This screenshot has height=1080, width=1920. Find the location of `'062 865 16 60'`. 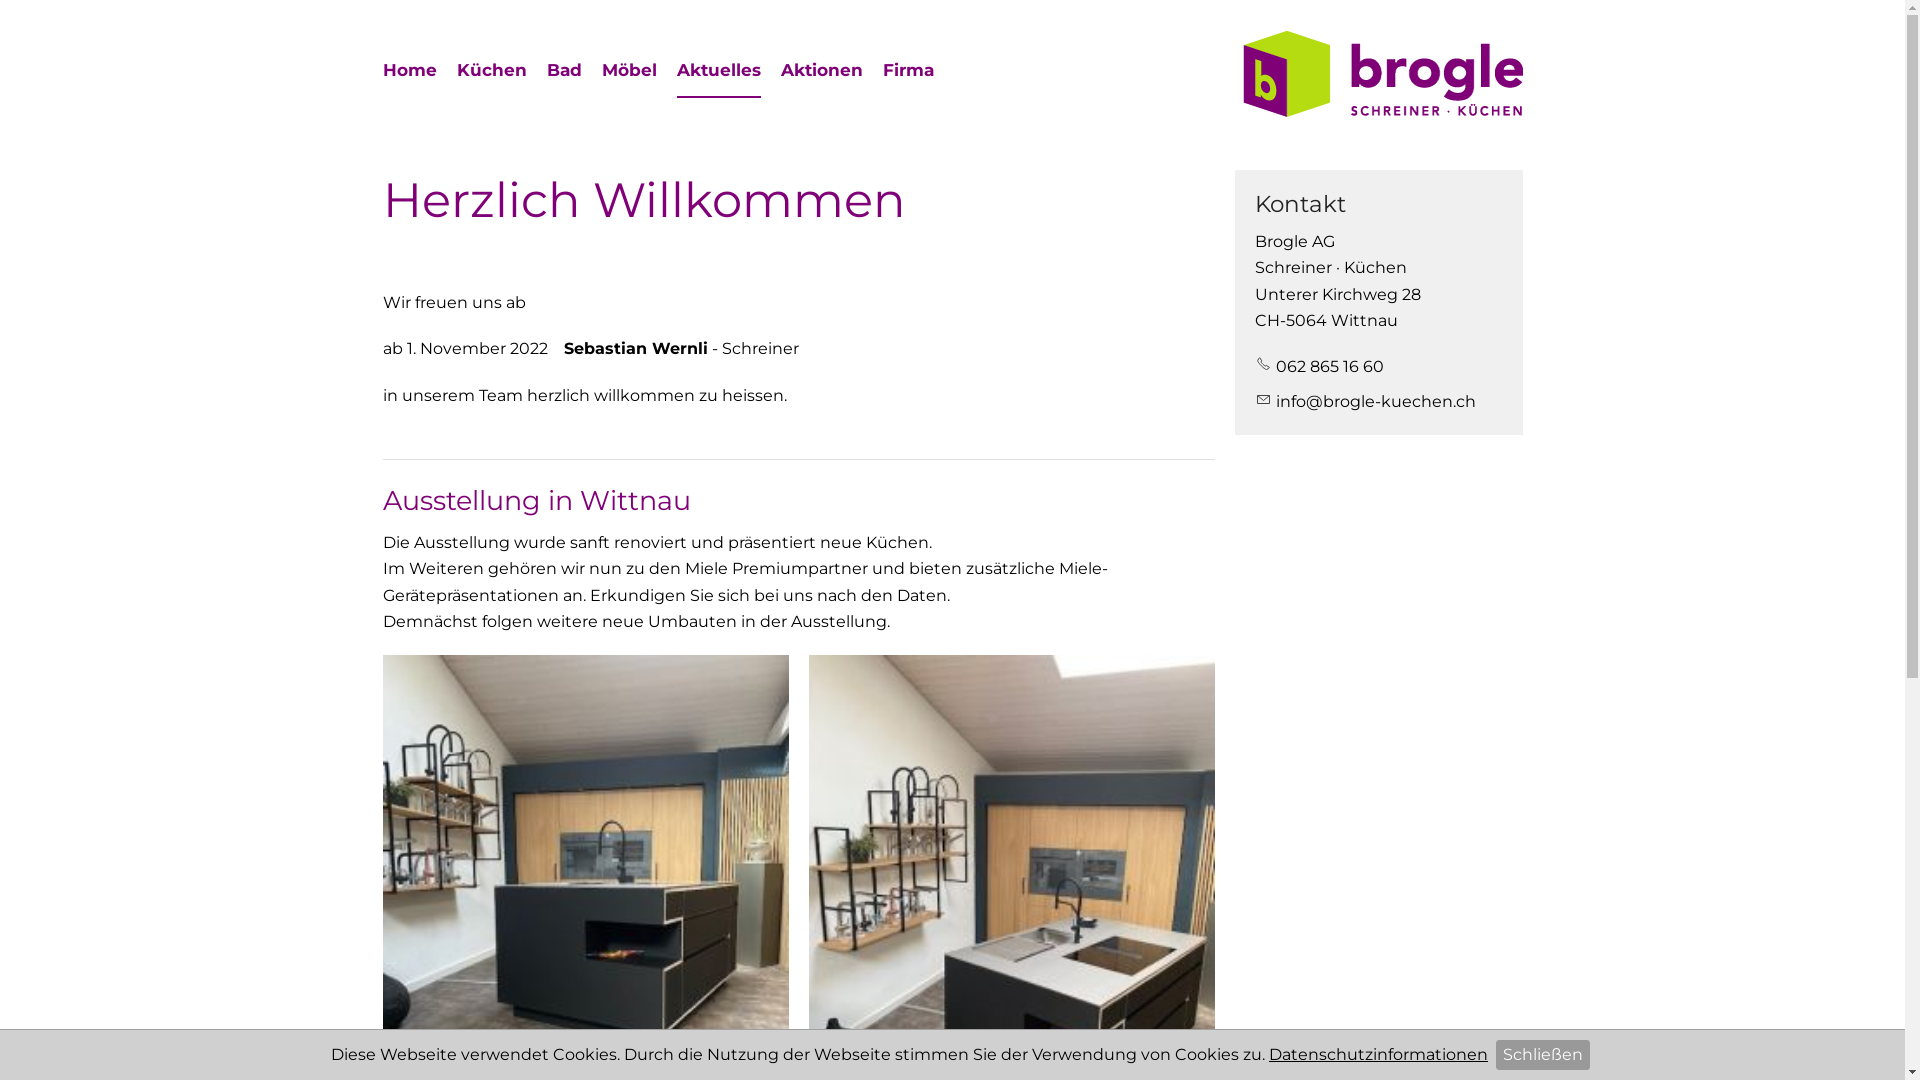

'062 865 16 60' is located at coordinates (1319, 366).